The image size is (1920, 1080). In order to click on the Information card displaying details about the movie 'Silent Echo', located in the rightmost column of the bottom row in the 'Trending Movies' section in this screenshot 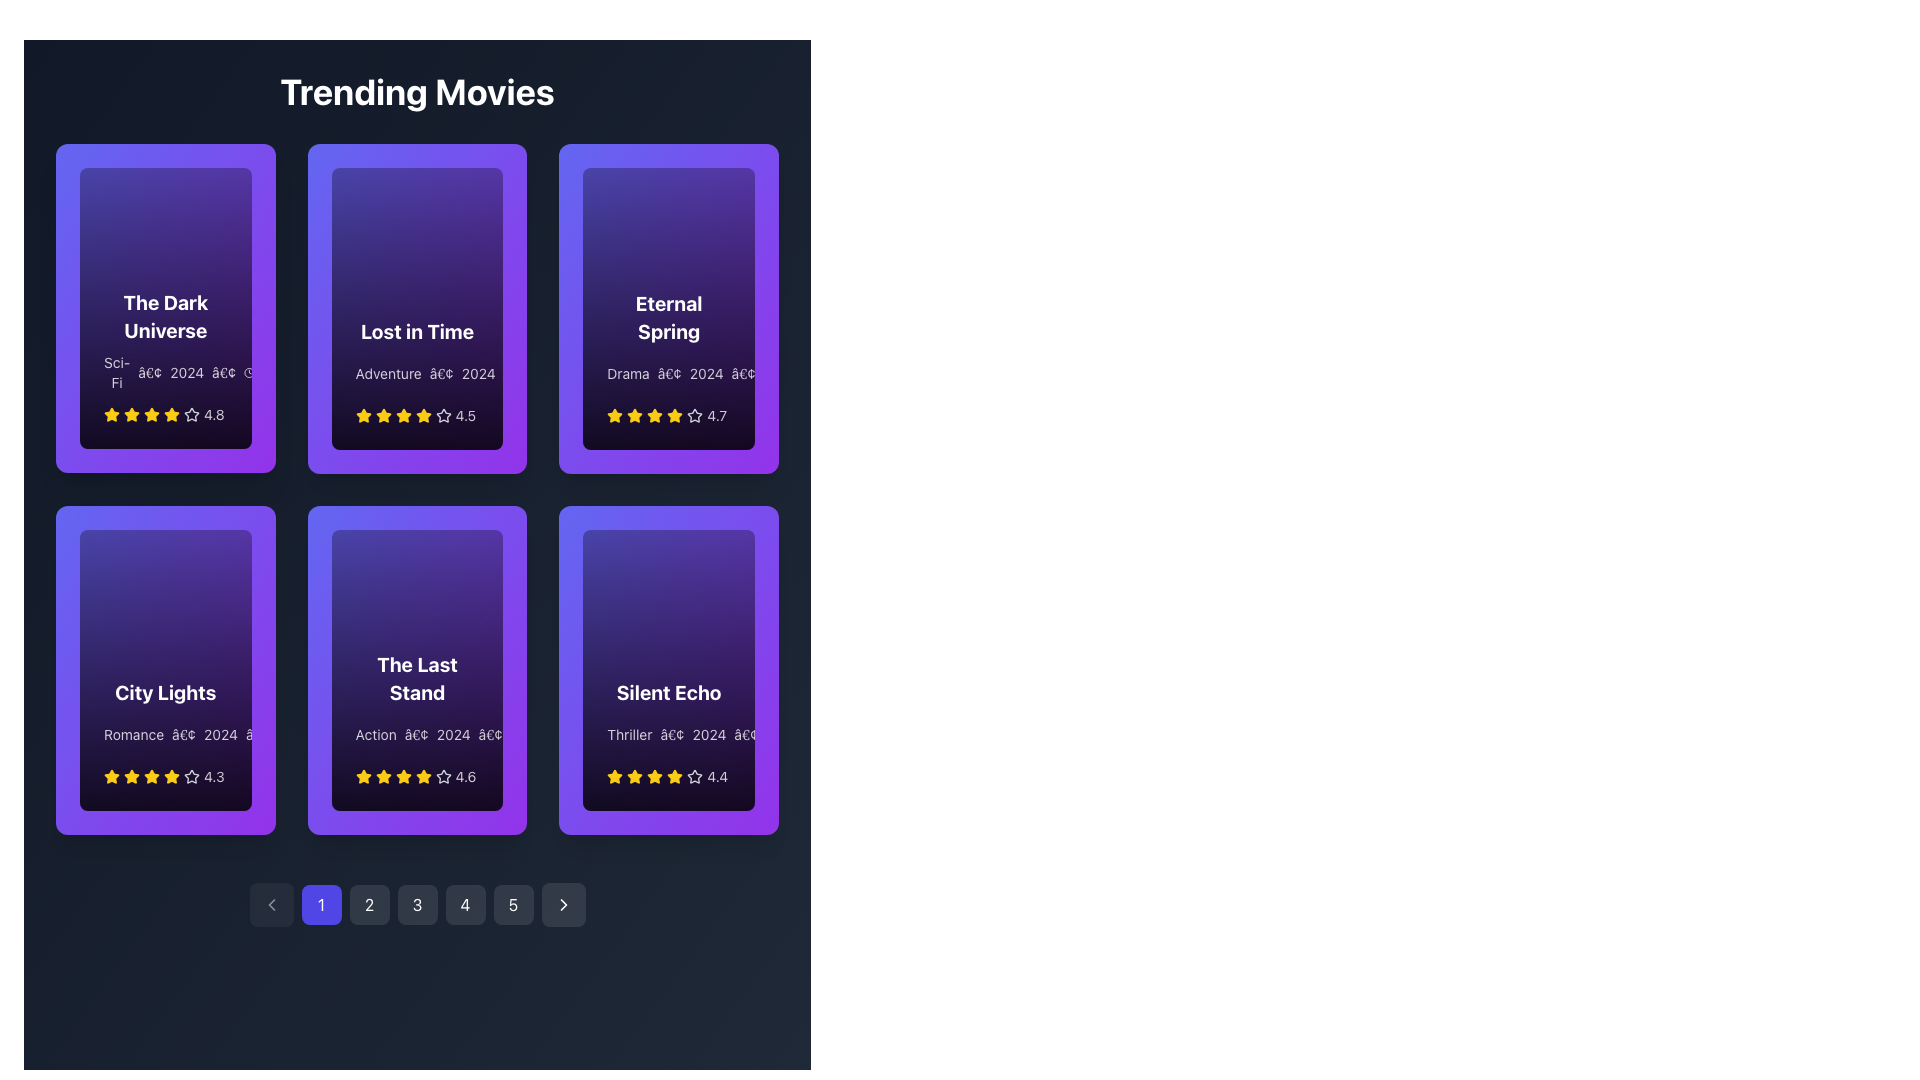, I will do `click(669, 732)`.